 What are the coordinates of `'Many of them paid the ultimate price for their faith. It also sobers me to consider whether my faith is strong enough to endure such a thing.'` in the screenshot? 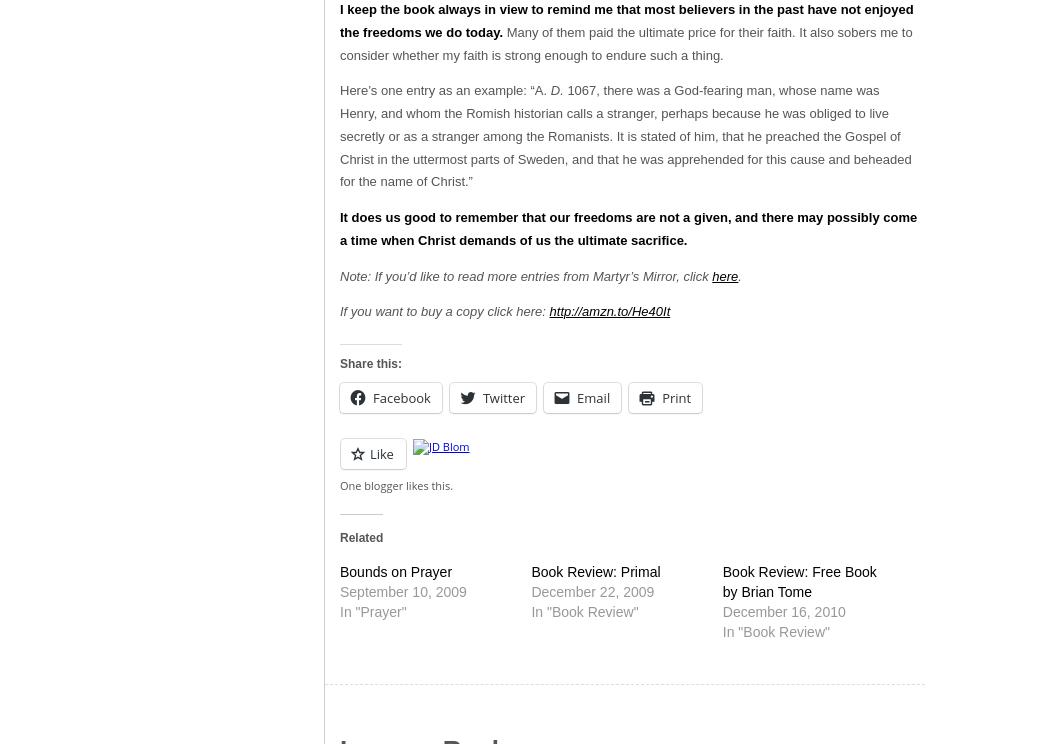 It's located at (626, 42).